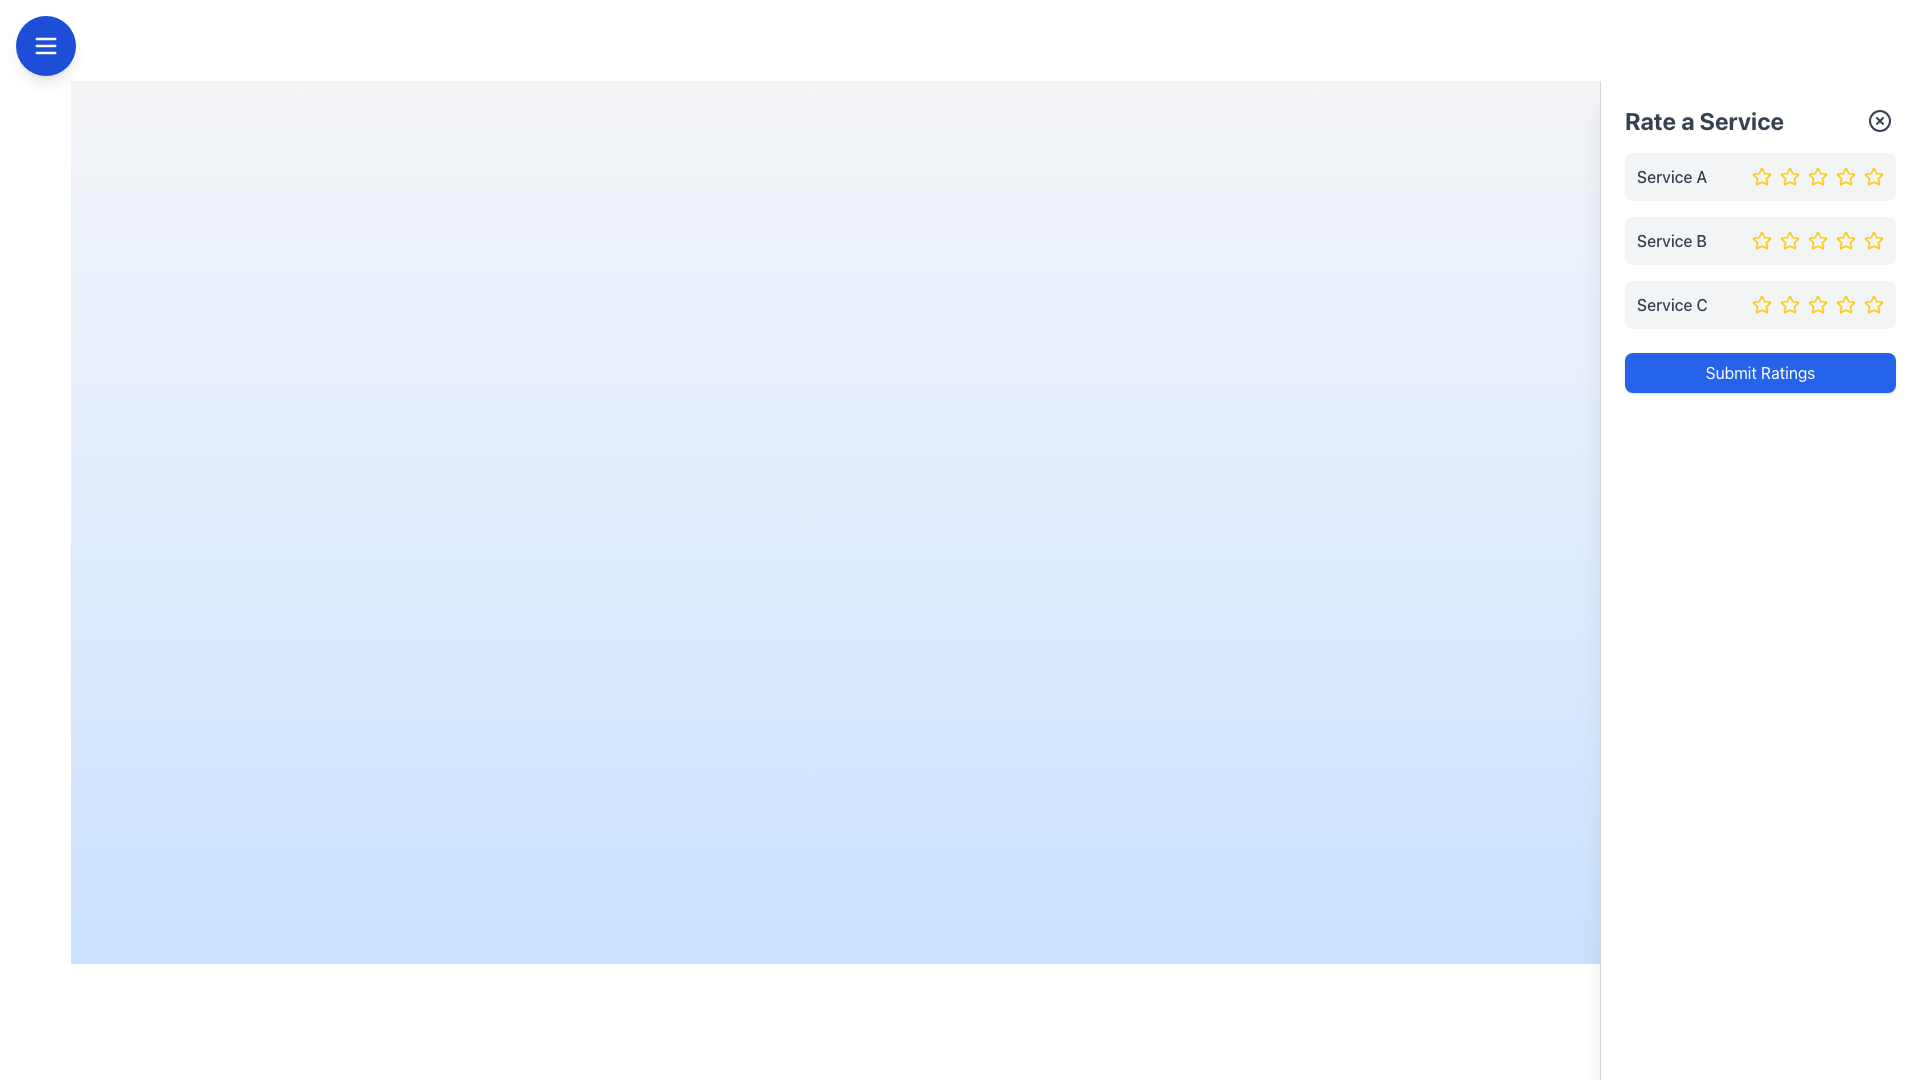 The width and height of the screenshot is (1920, 1080). I want to click on a star in the Rating Component labeled 'Service C' to set a rating, so click(1760, 304).